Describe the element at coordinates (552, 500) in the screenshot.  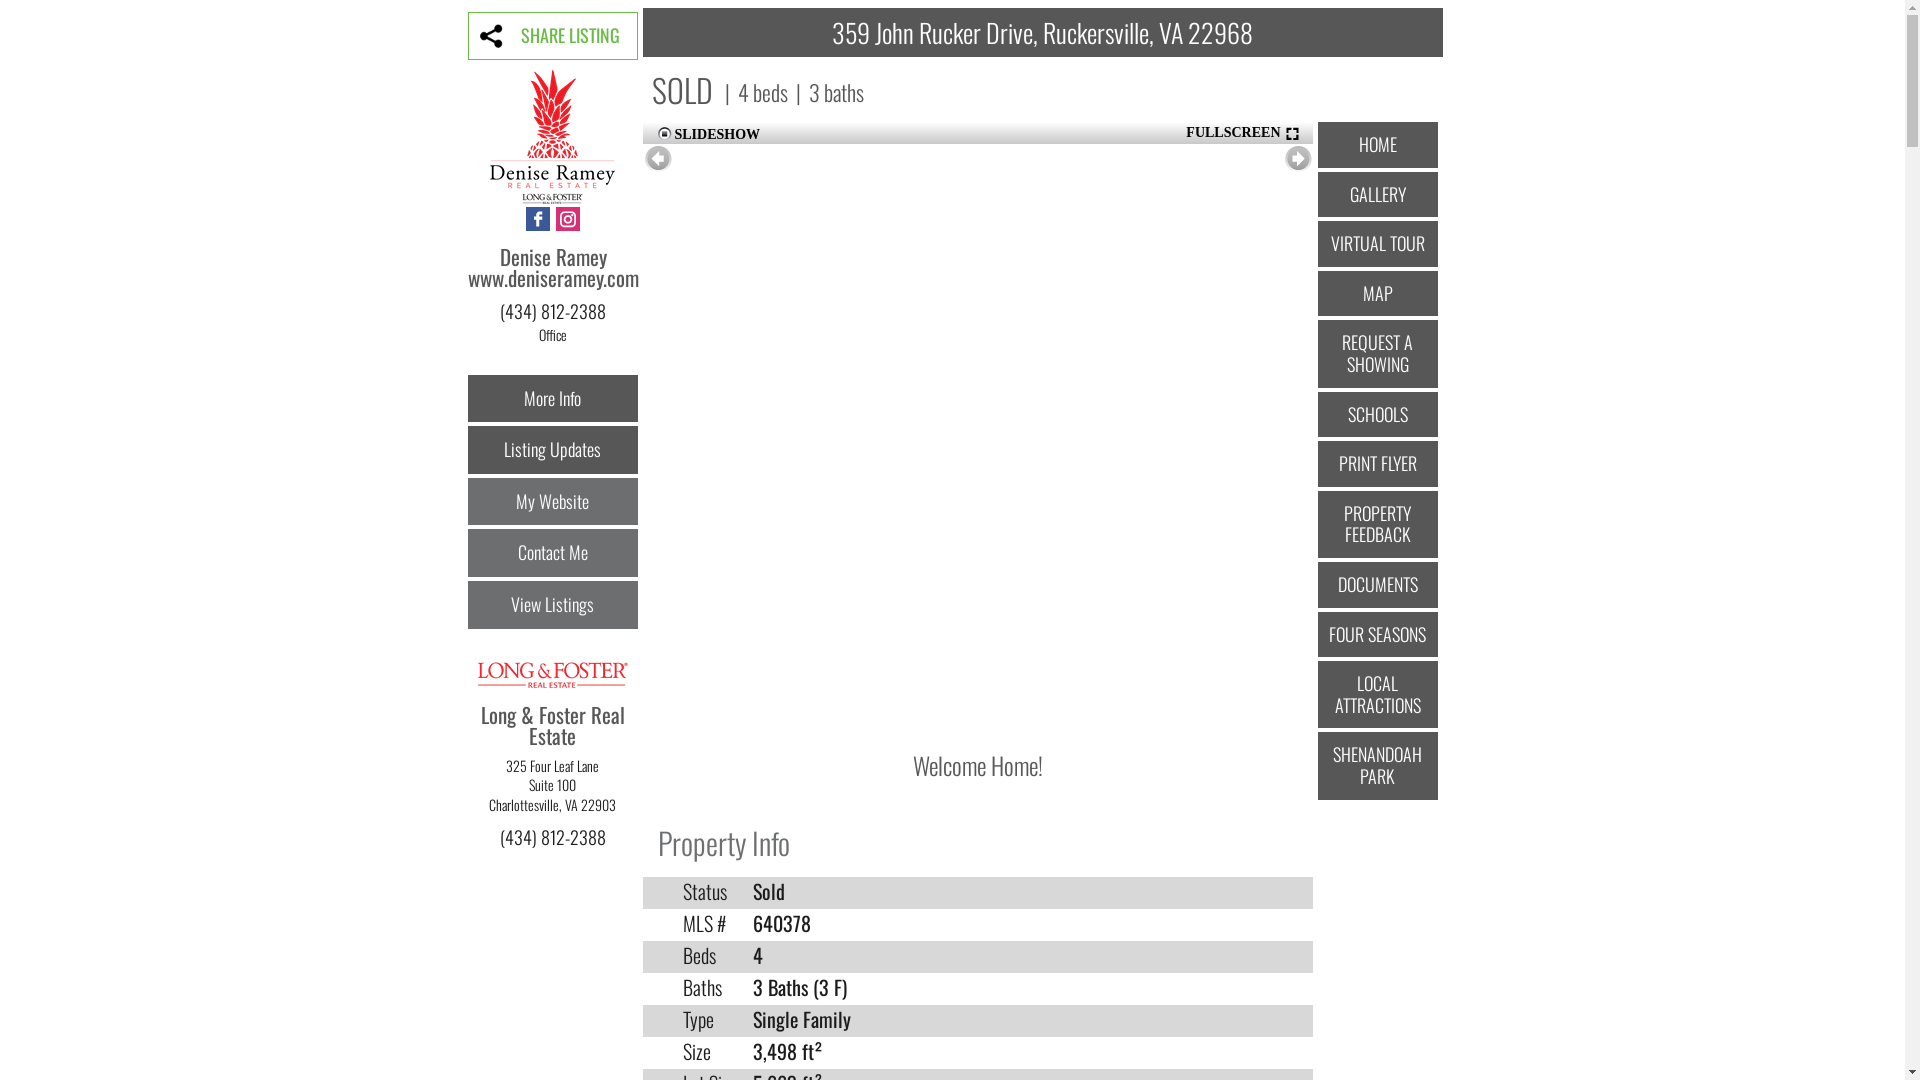
I see `'My Website'` at that location.